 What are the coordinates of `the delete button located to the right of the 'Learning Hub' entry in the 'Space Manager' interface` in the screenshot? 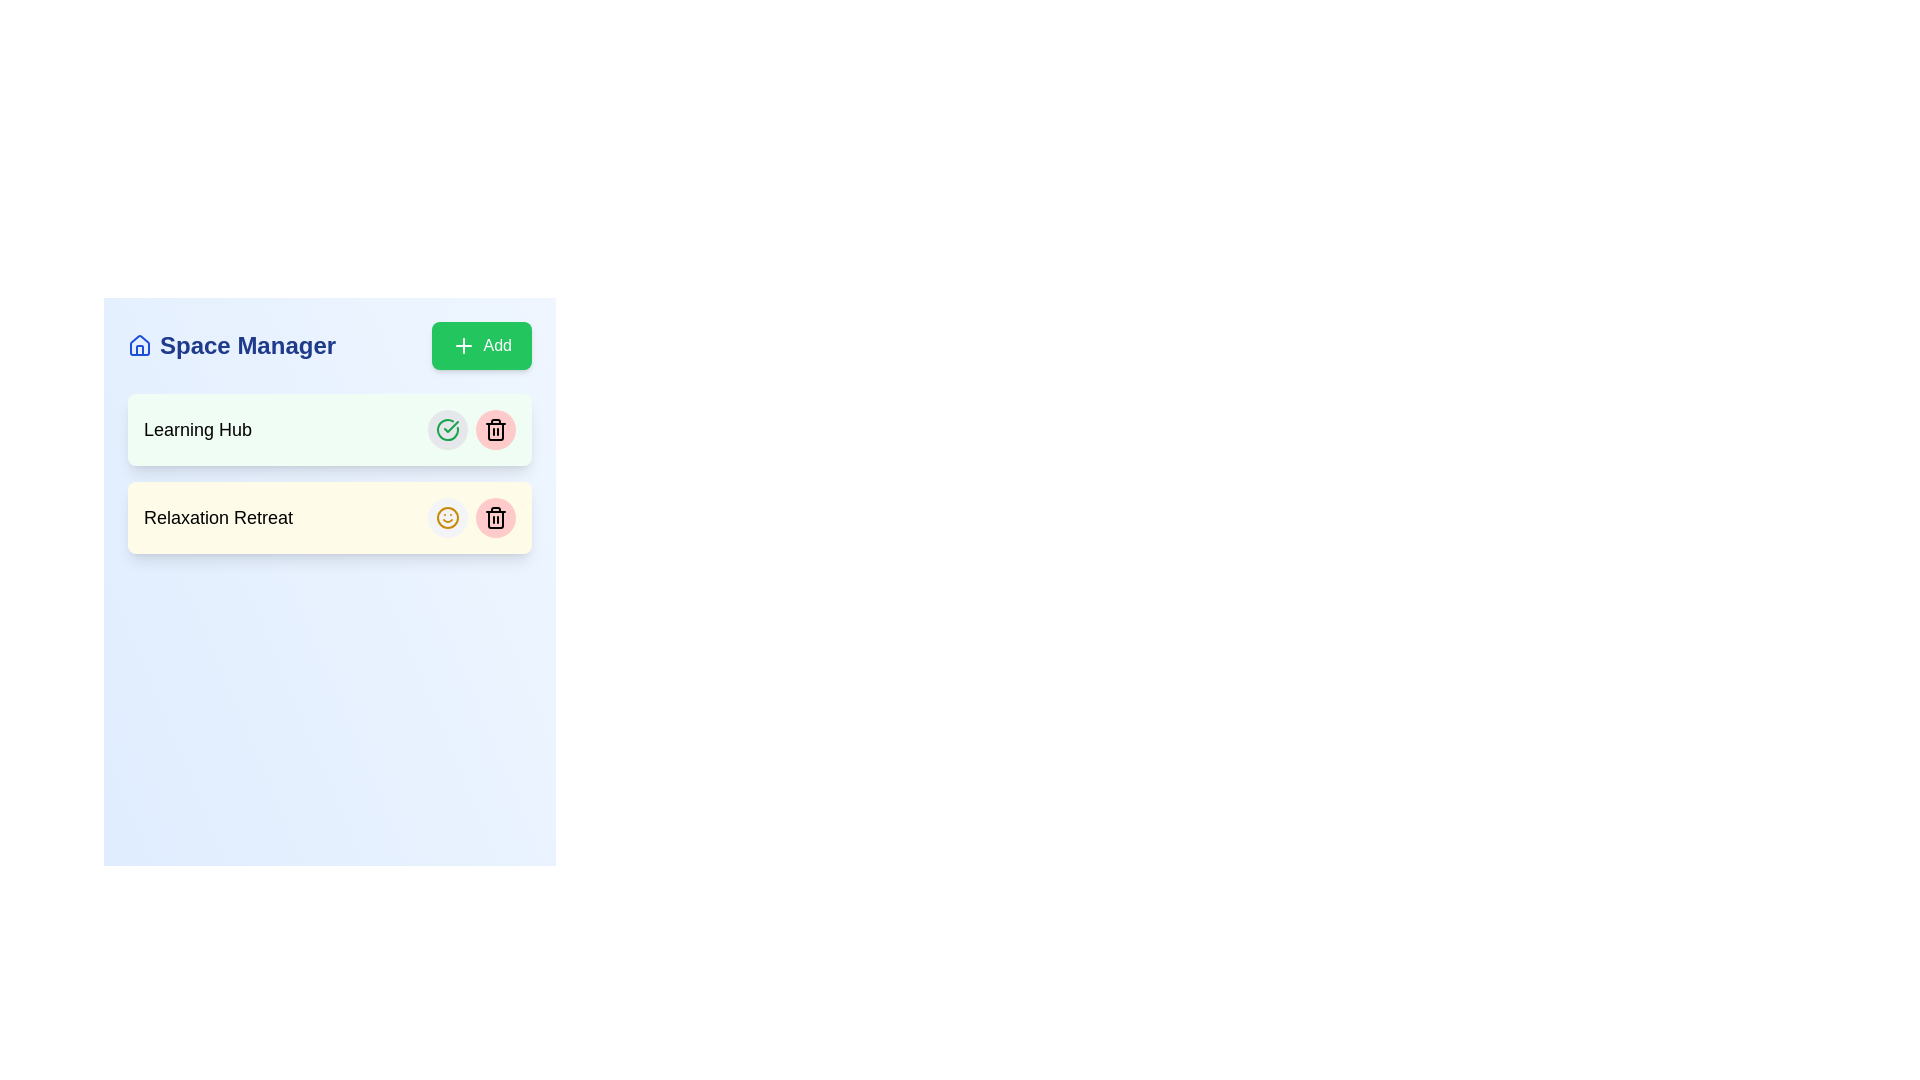 It's located at (495, 428).